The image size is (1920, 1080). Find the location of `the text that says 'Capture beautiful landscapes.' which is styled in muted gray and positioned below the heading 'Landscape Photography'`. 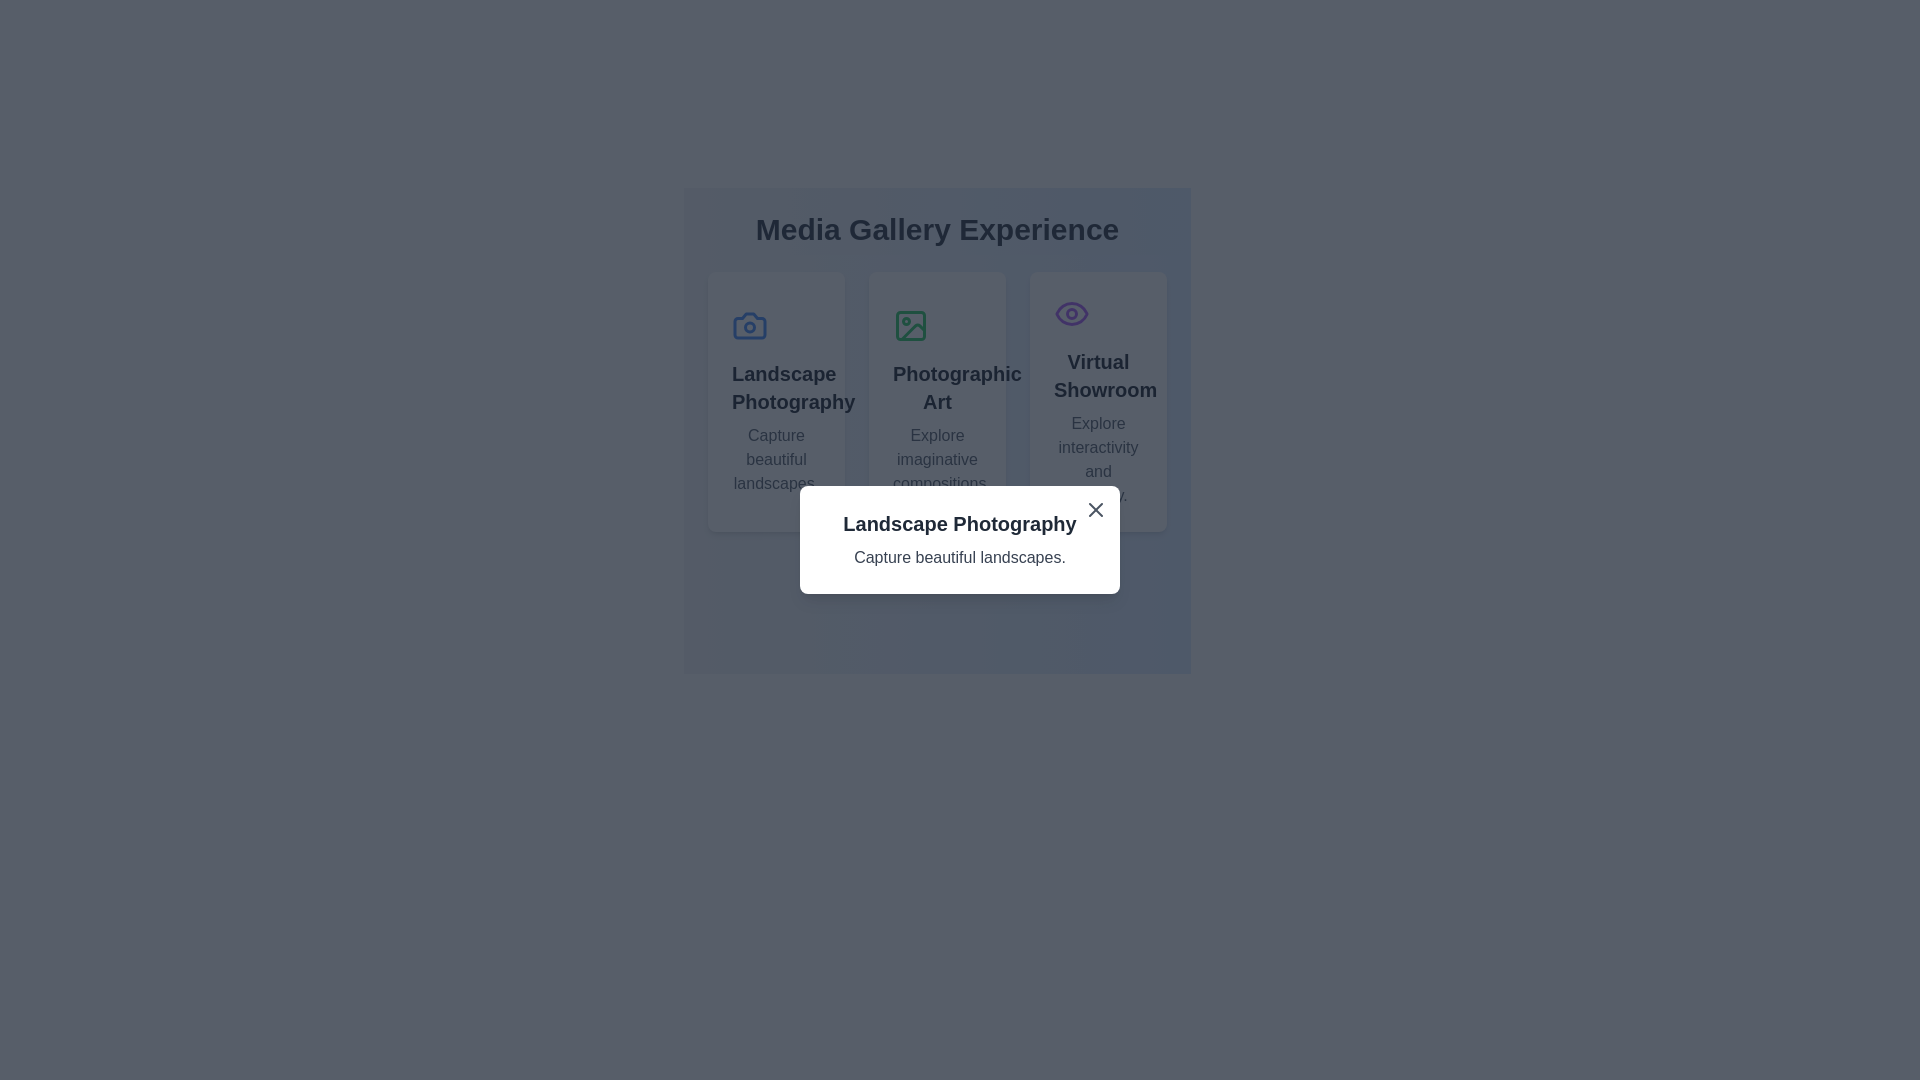

the text that says 'Capture beautiful landscapes.' which is styled in muted gray and positioned below the heading 'Landscape Photography' is located at coordinates (960, 558).